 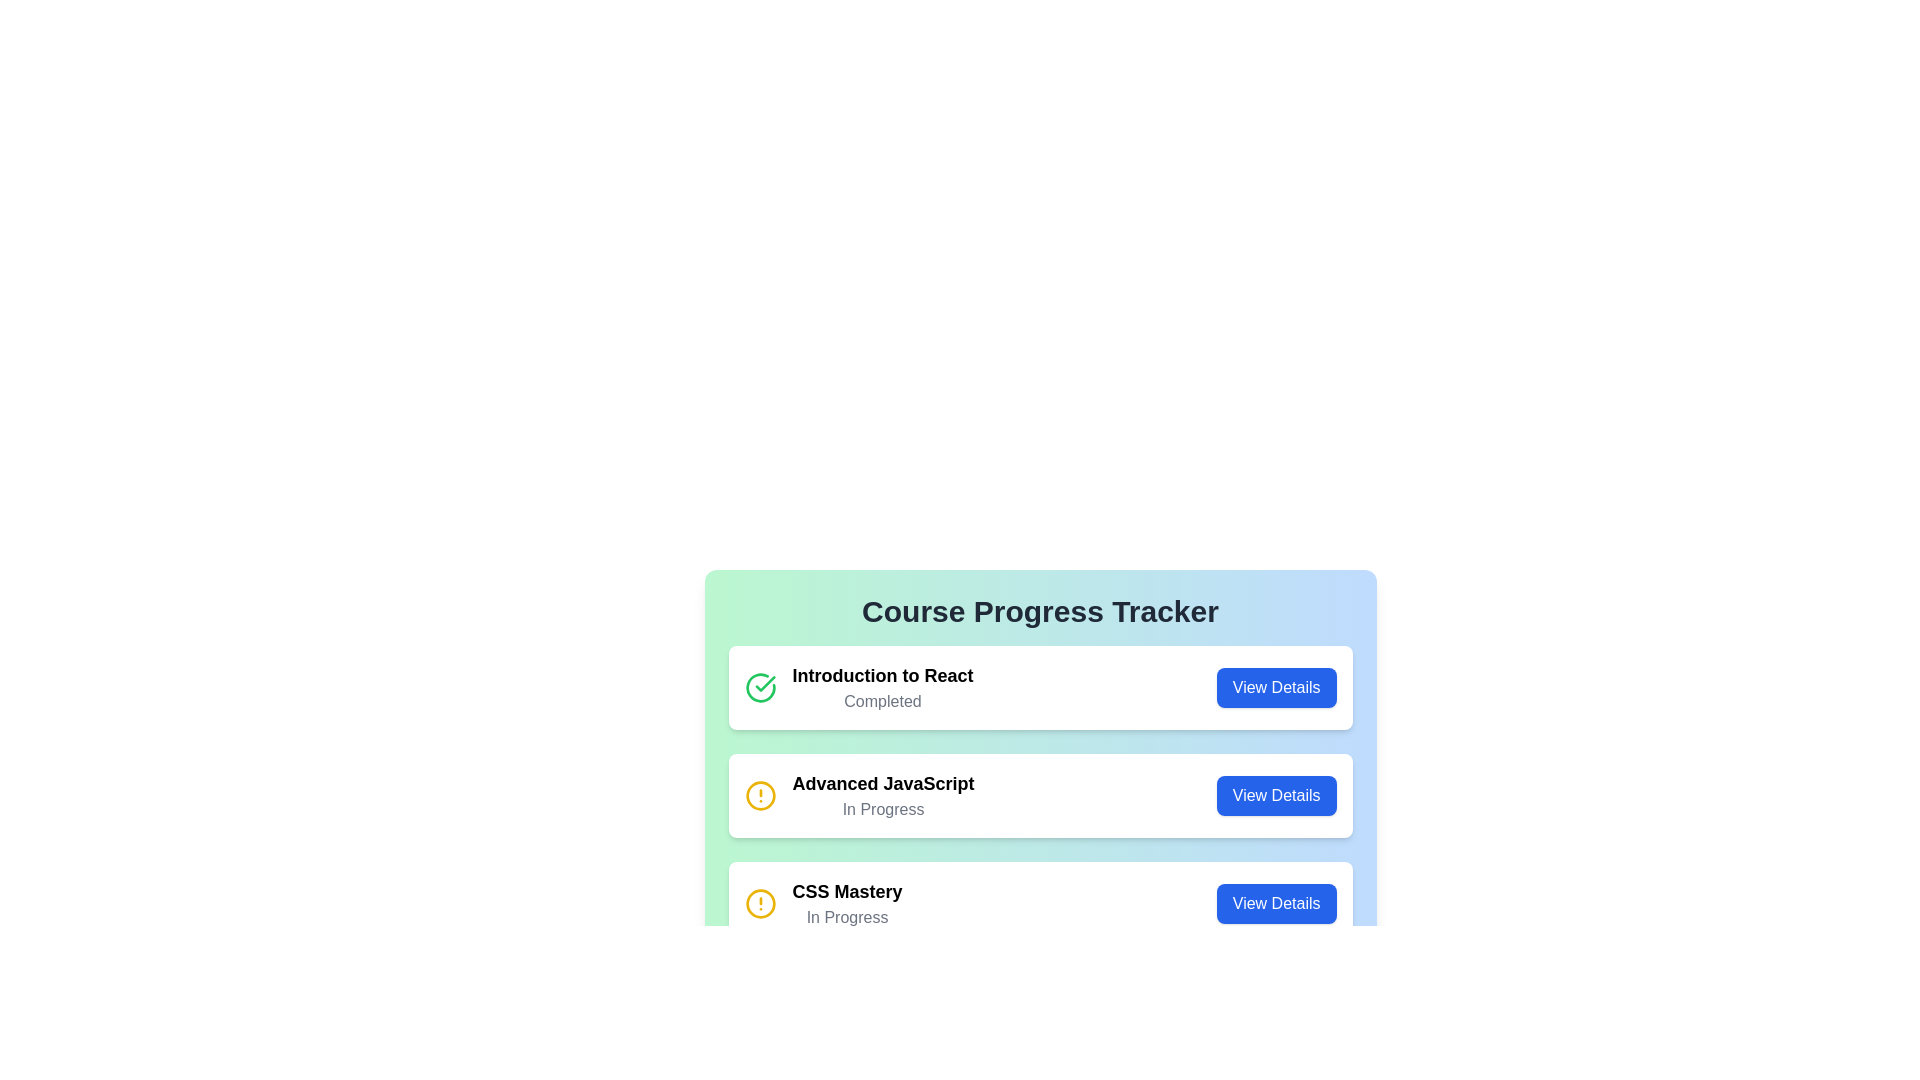 I want to click on title text of the course labeled 'Introduction to React', which is displayed at the top-left section of the course card in the course tracker interface, so click(x=882, y=675).